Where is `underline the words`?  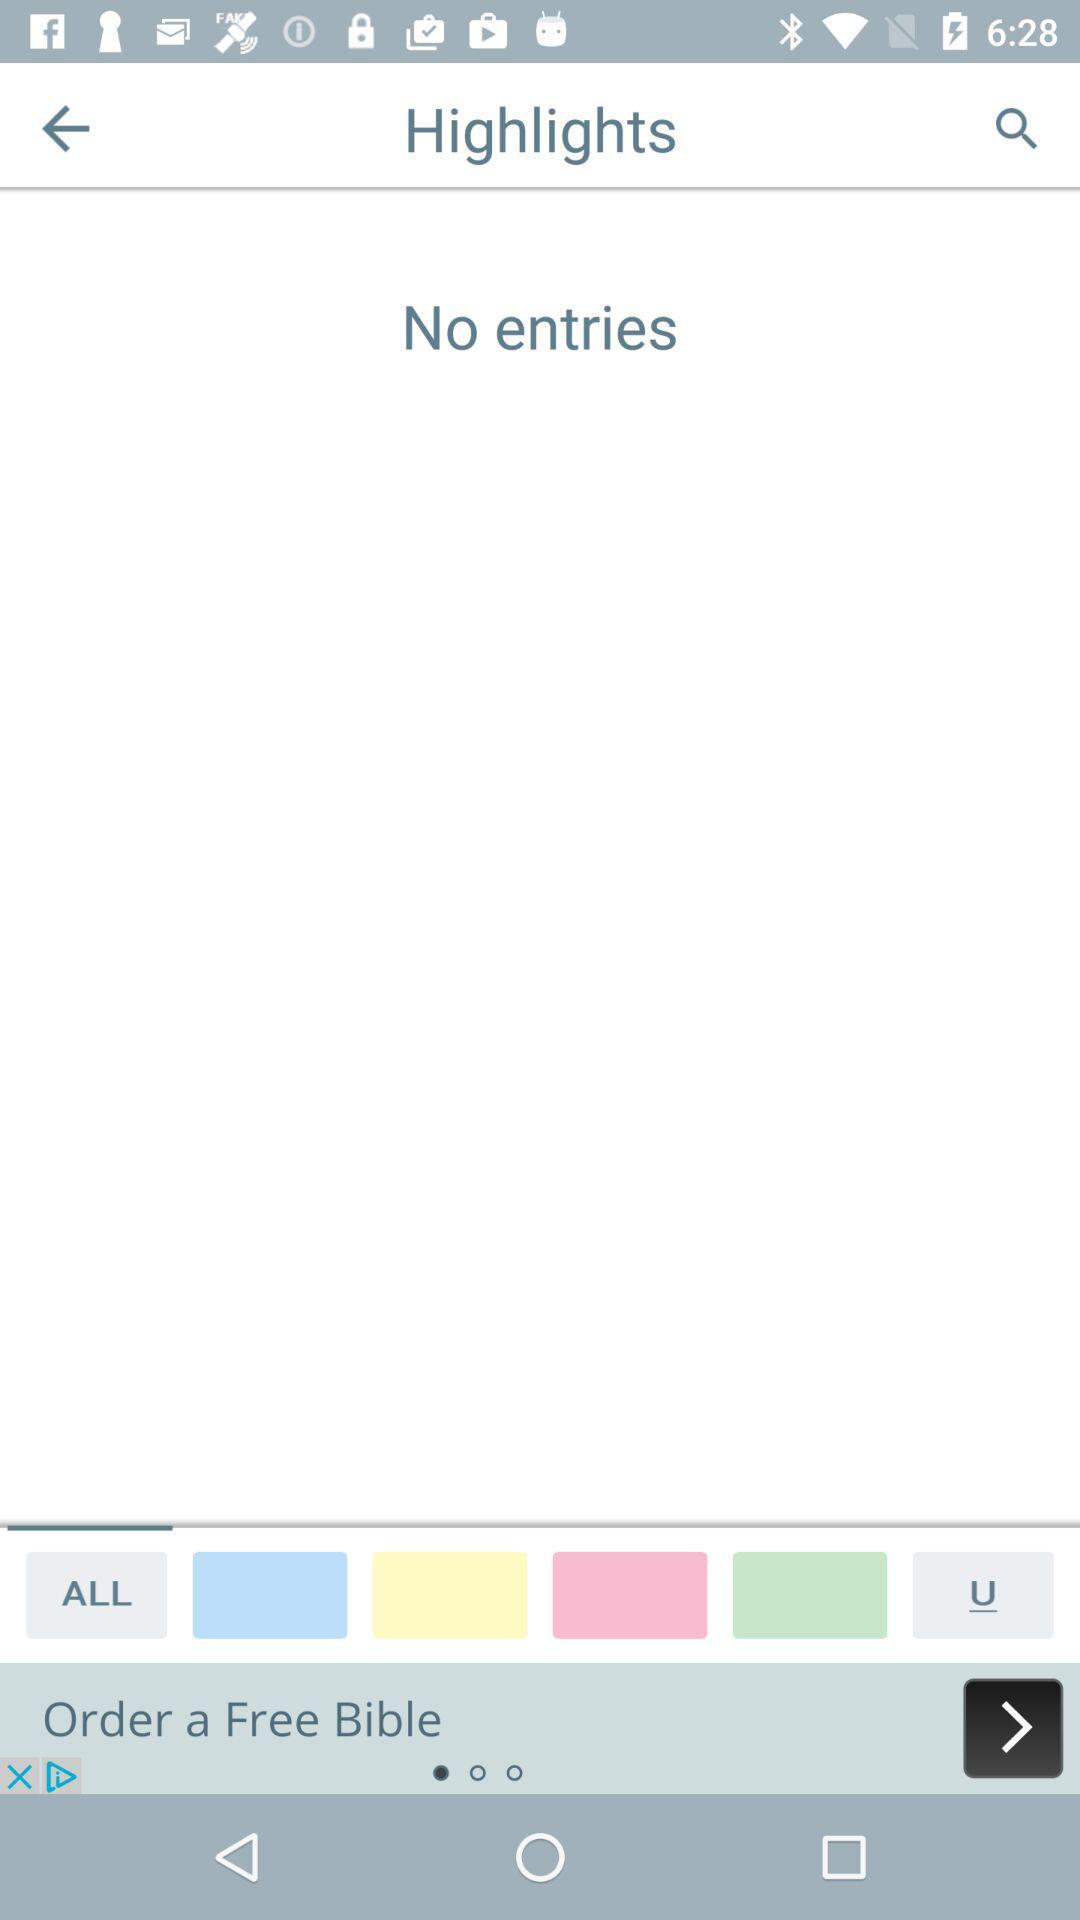 underline the words is located at coordinates (990, 1593).